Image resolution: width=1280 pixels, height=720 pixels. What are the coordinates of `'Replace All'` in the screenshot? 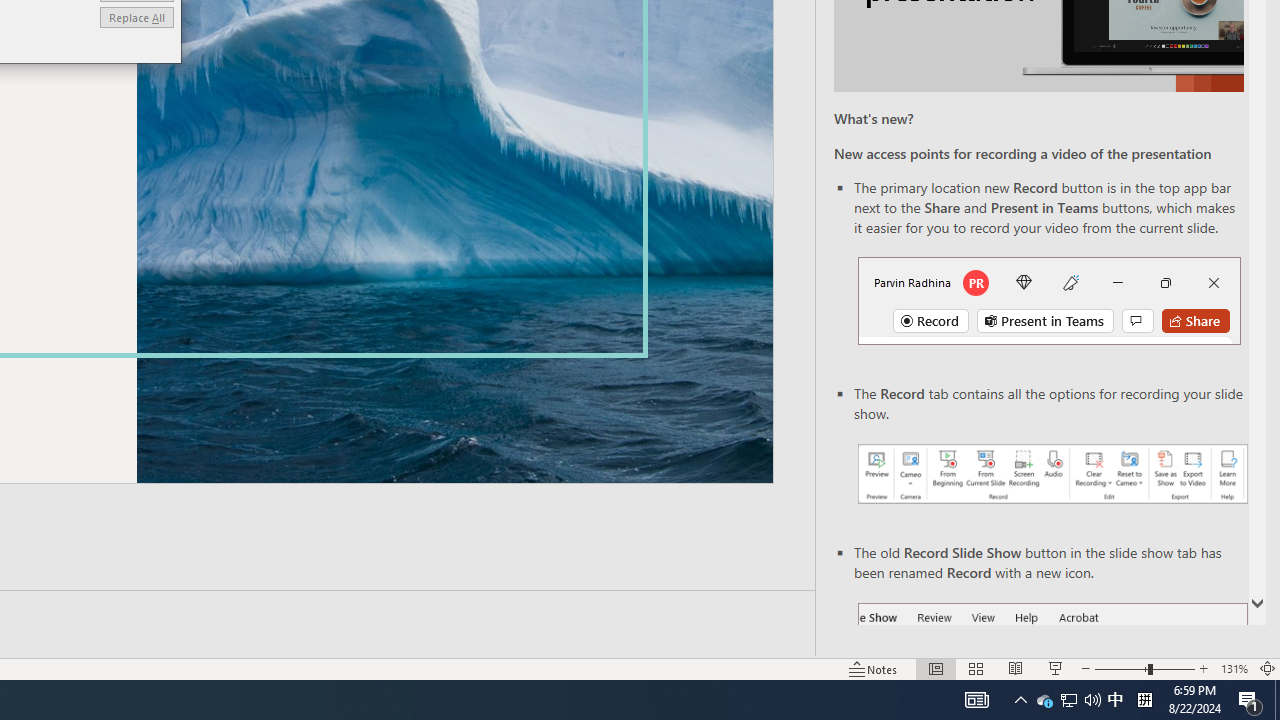 It's located at (135, 17).